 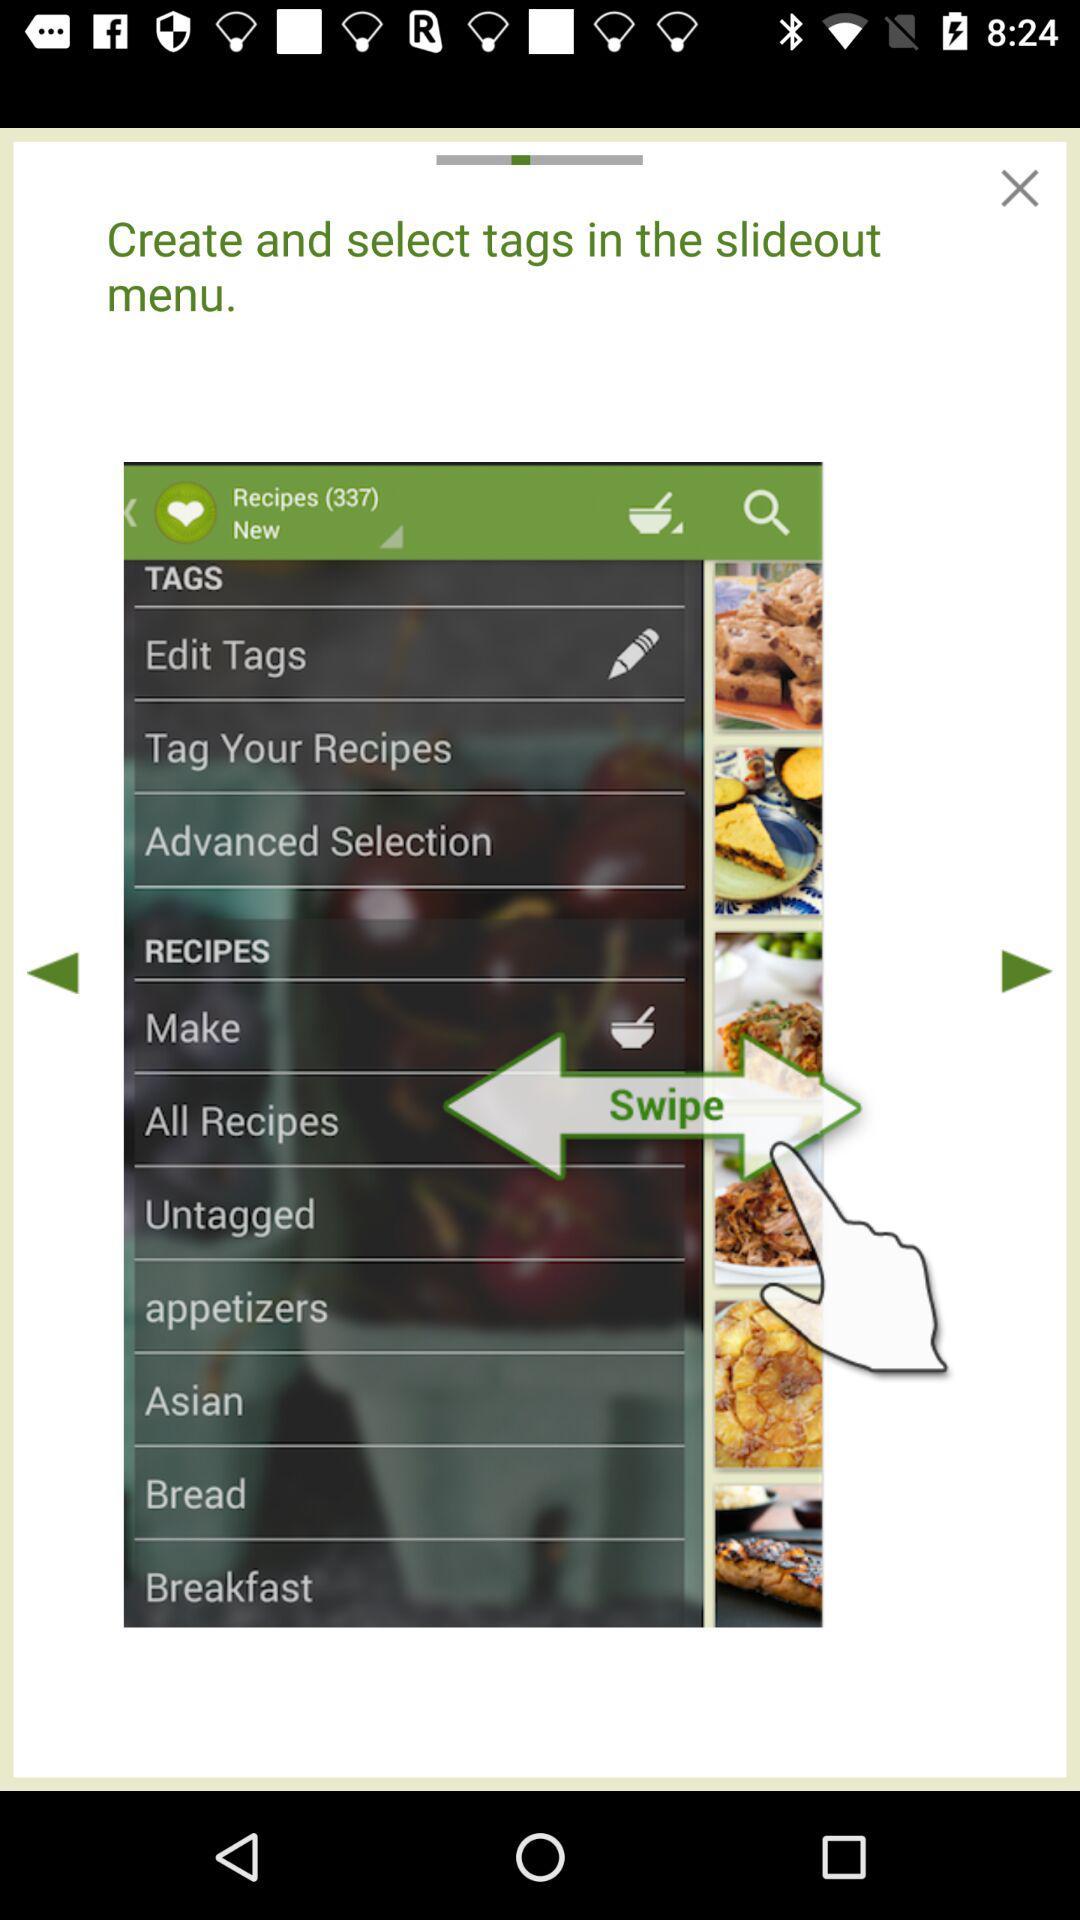 What do you see at coordinates (1026, 971) in the screenshot?
I see `next option` at bounding box center [1026, 971].